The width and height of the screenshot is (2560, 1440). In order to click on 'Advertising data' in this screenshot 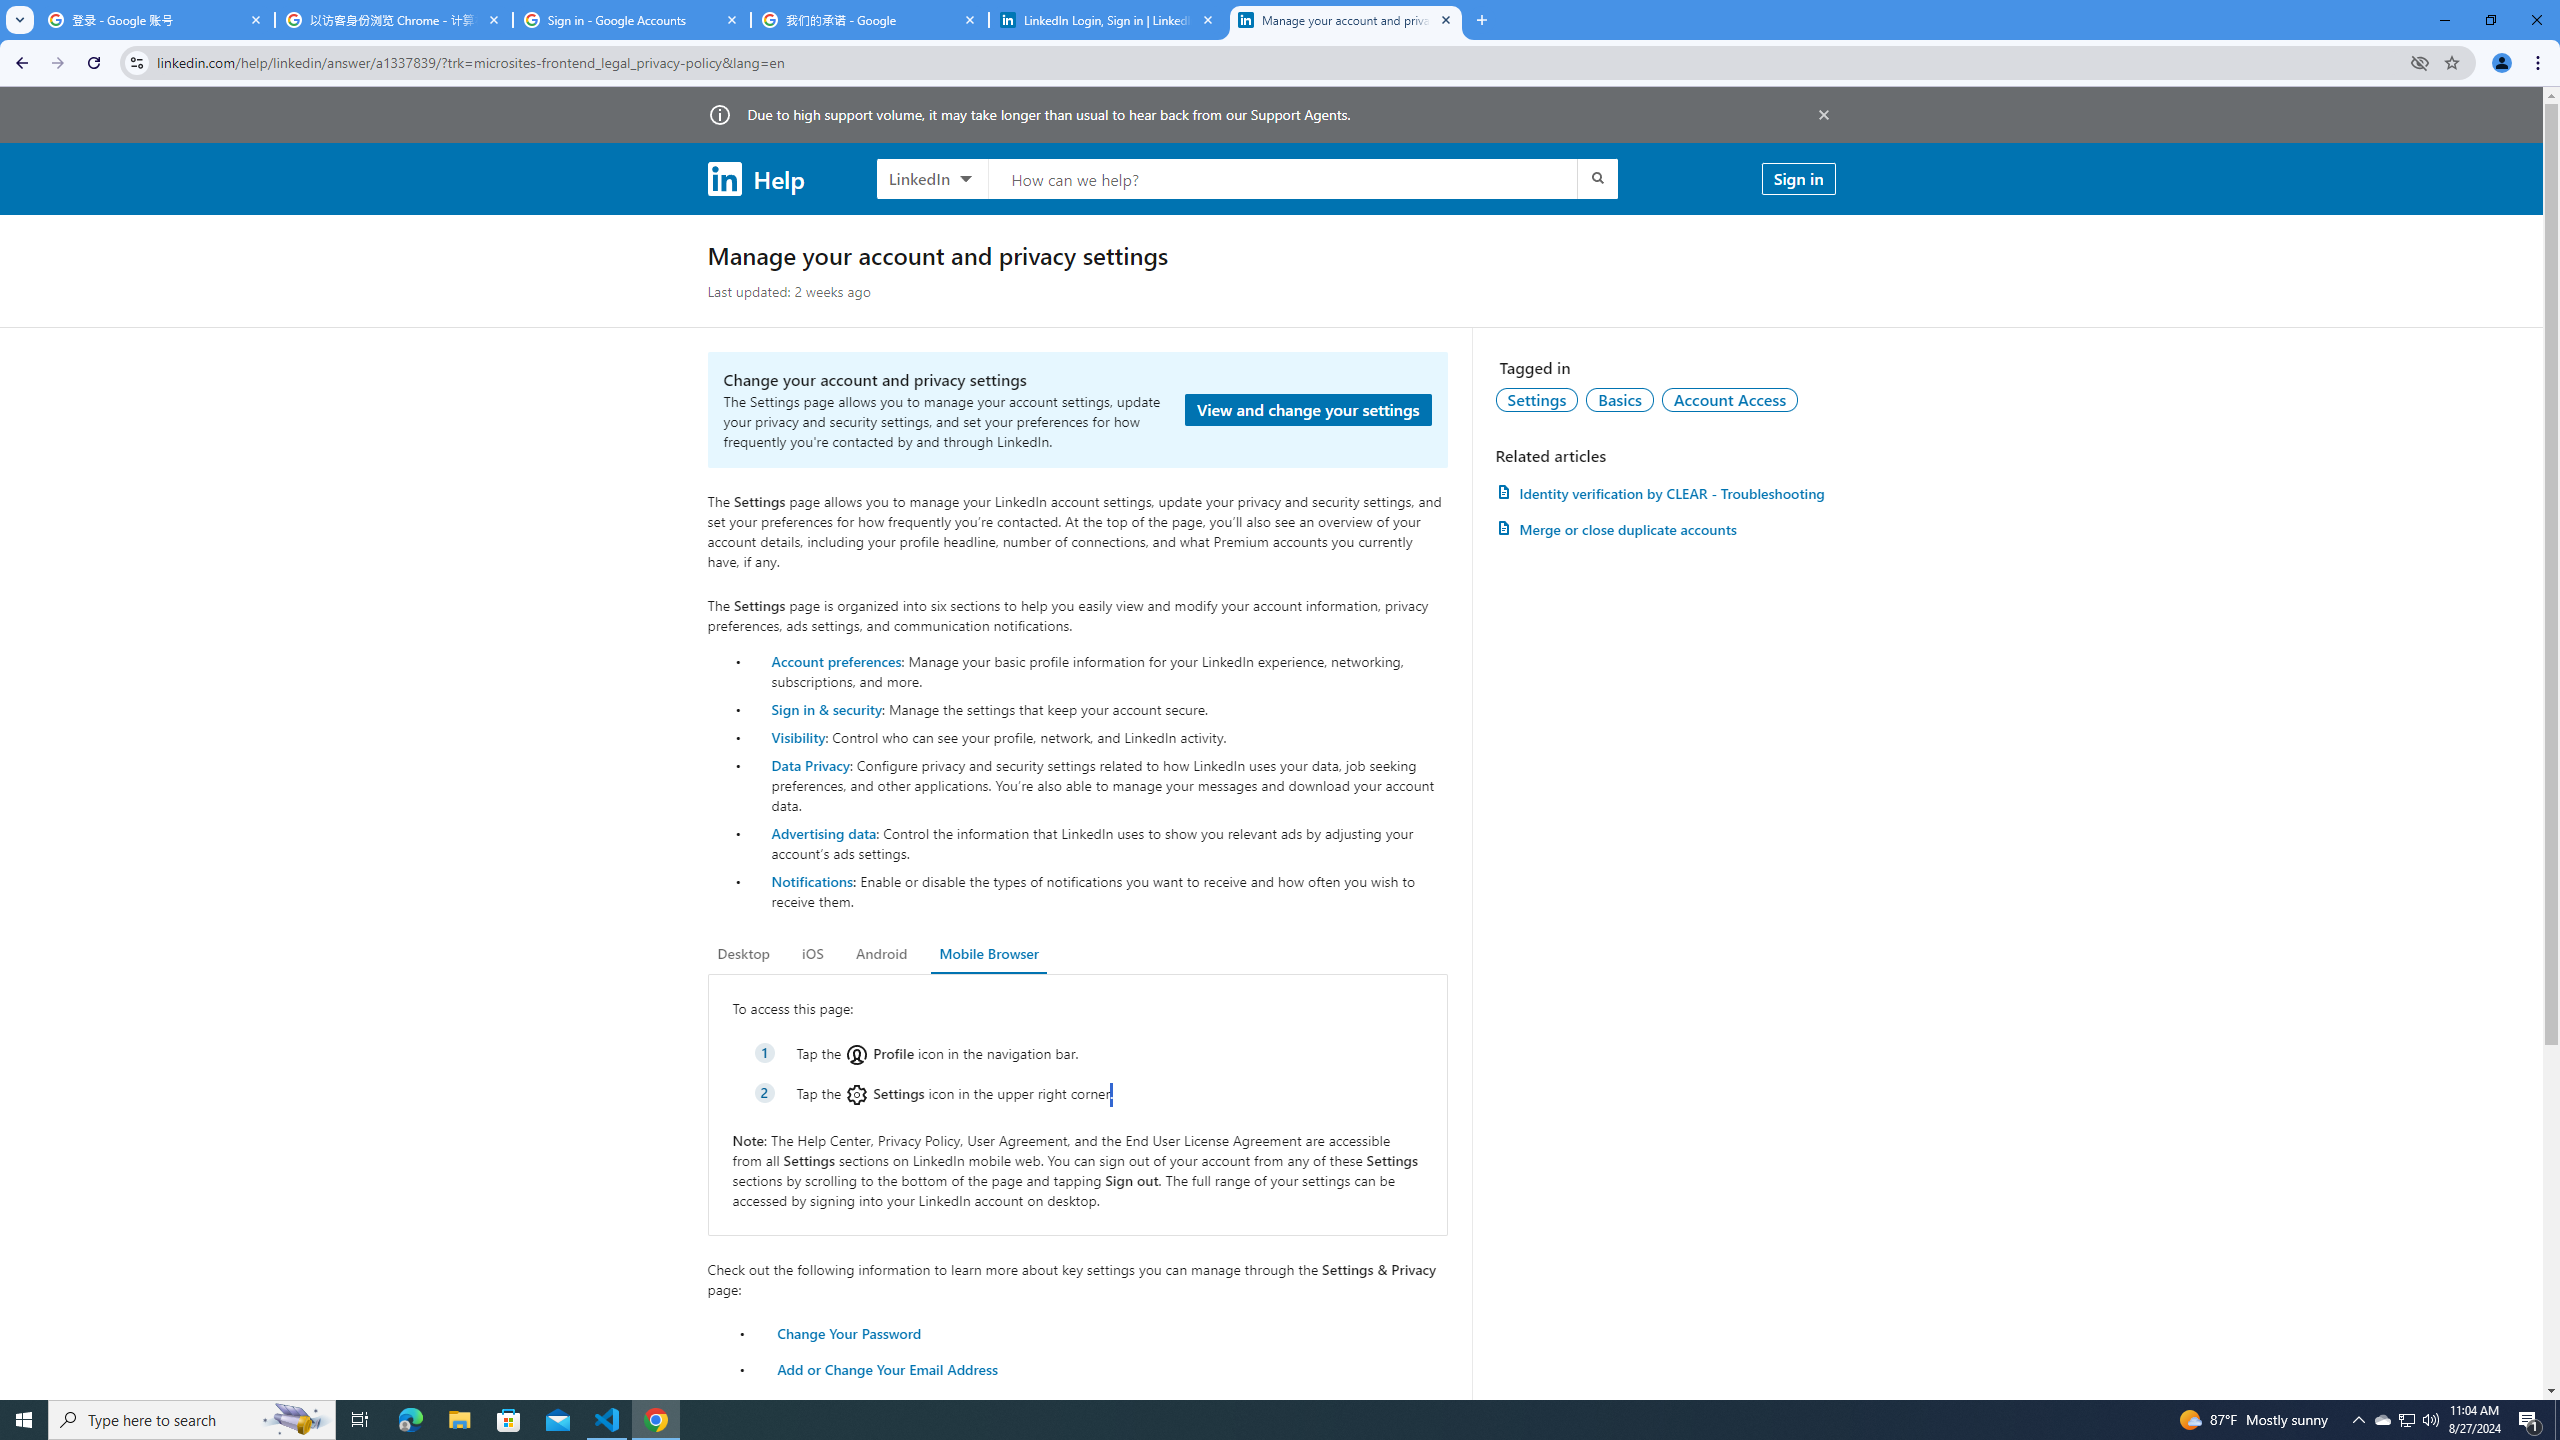, I will do `click(823, 832)`.